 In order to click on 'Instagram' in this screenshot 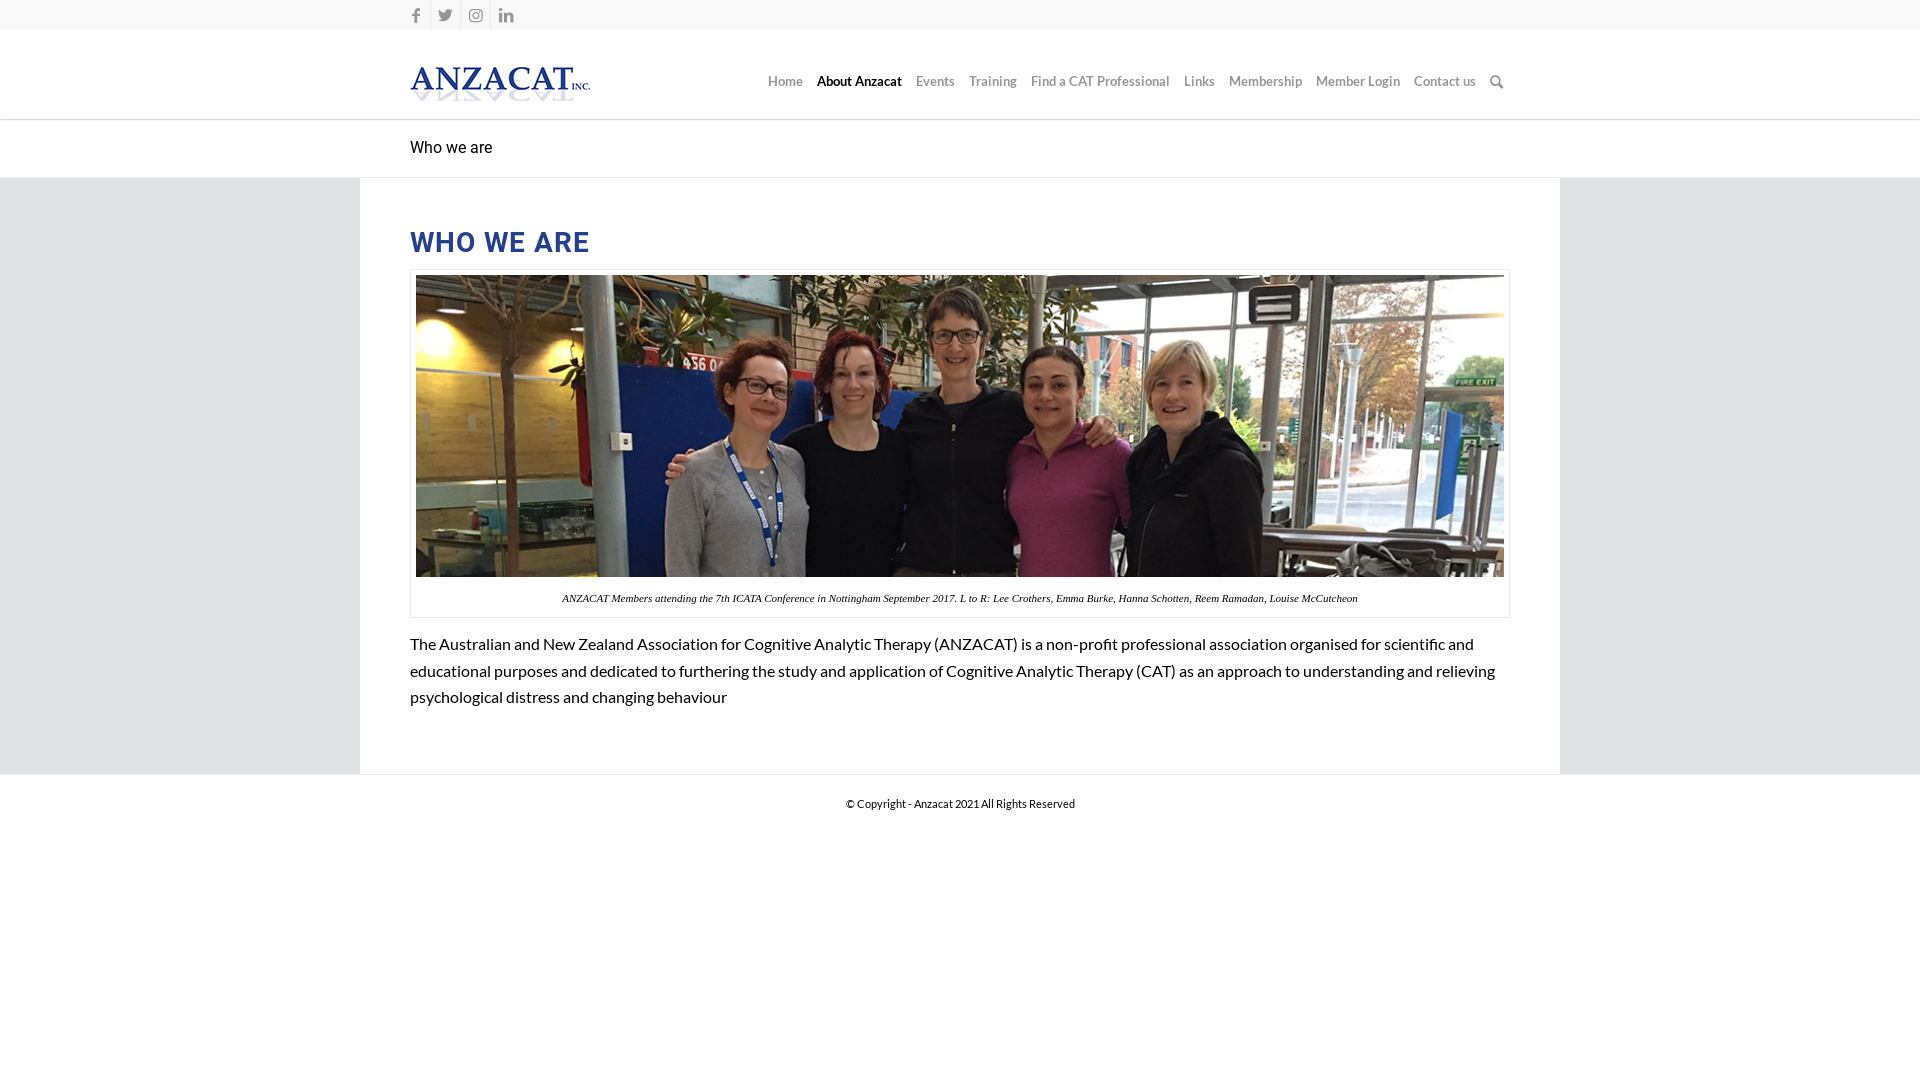, I will do `click(459, 15)`.